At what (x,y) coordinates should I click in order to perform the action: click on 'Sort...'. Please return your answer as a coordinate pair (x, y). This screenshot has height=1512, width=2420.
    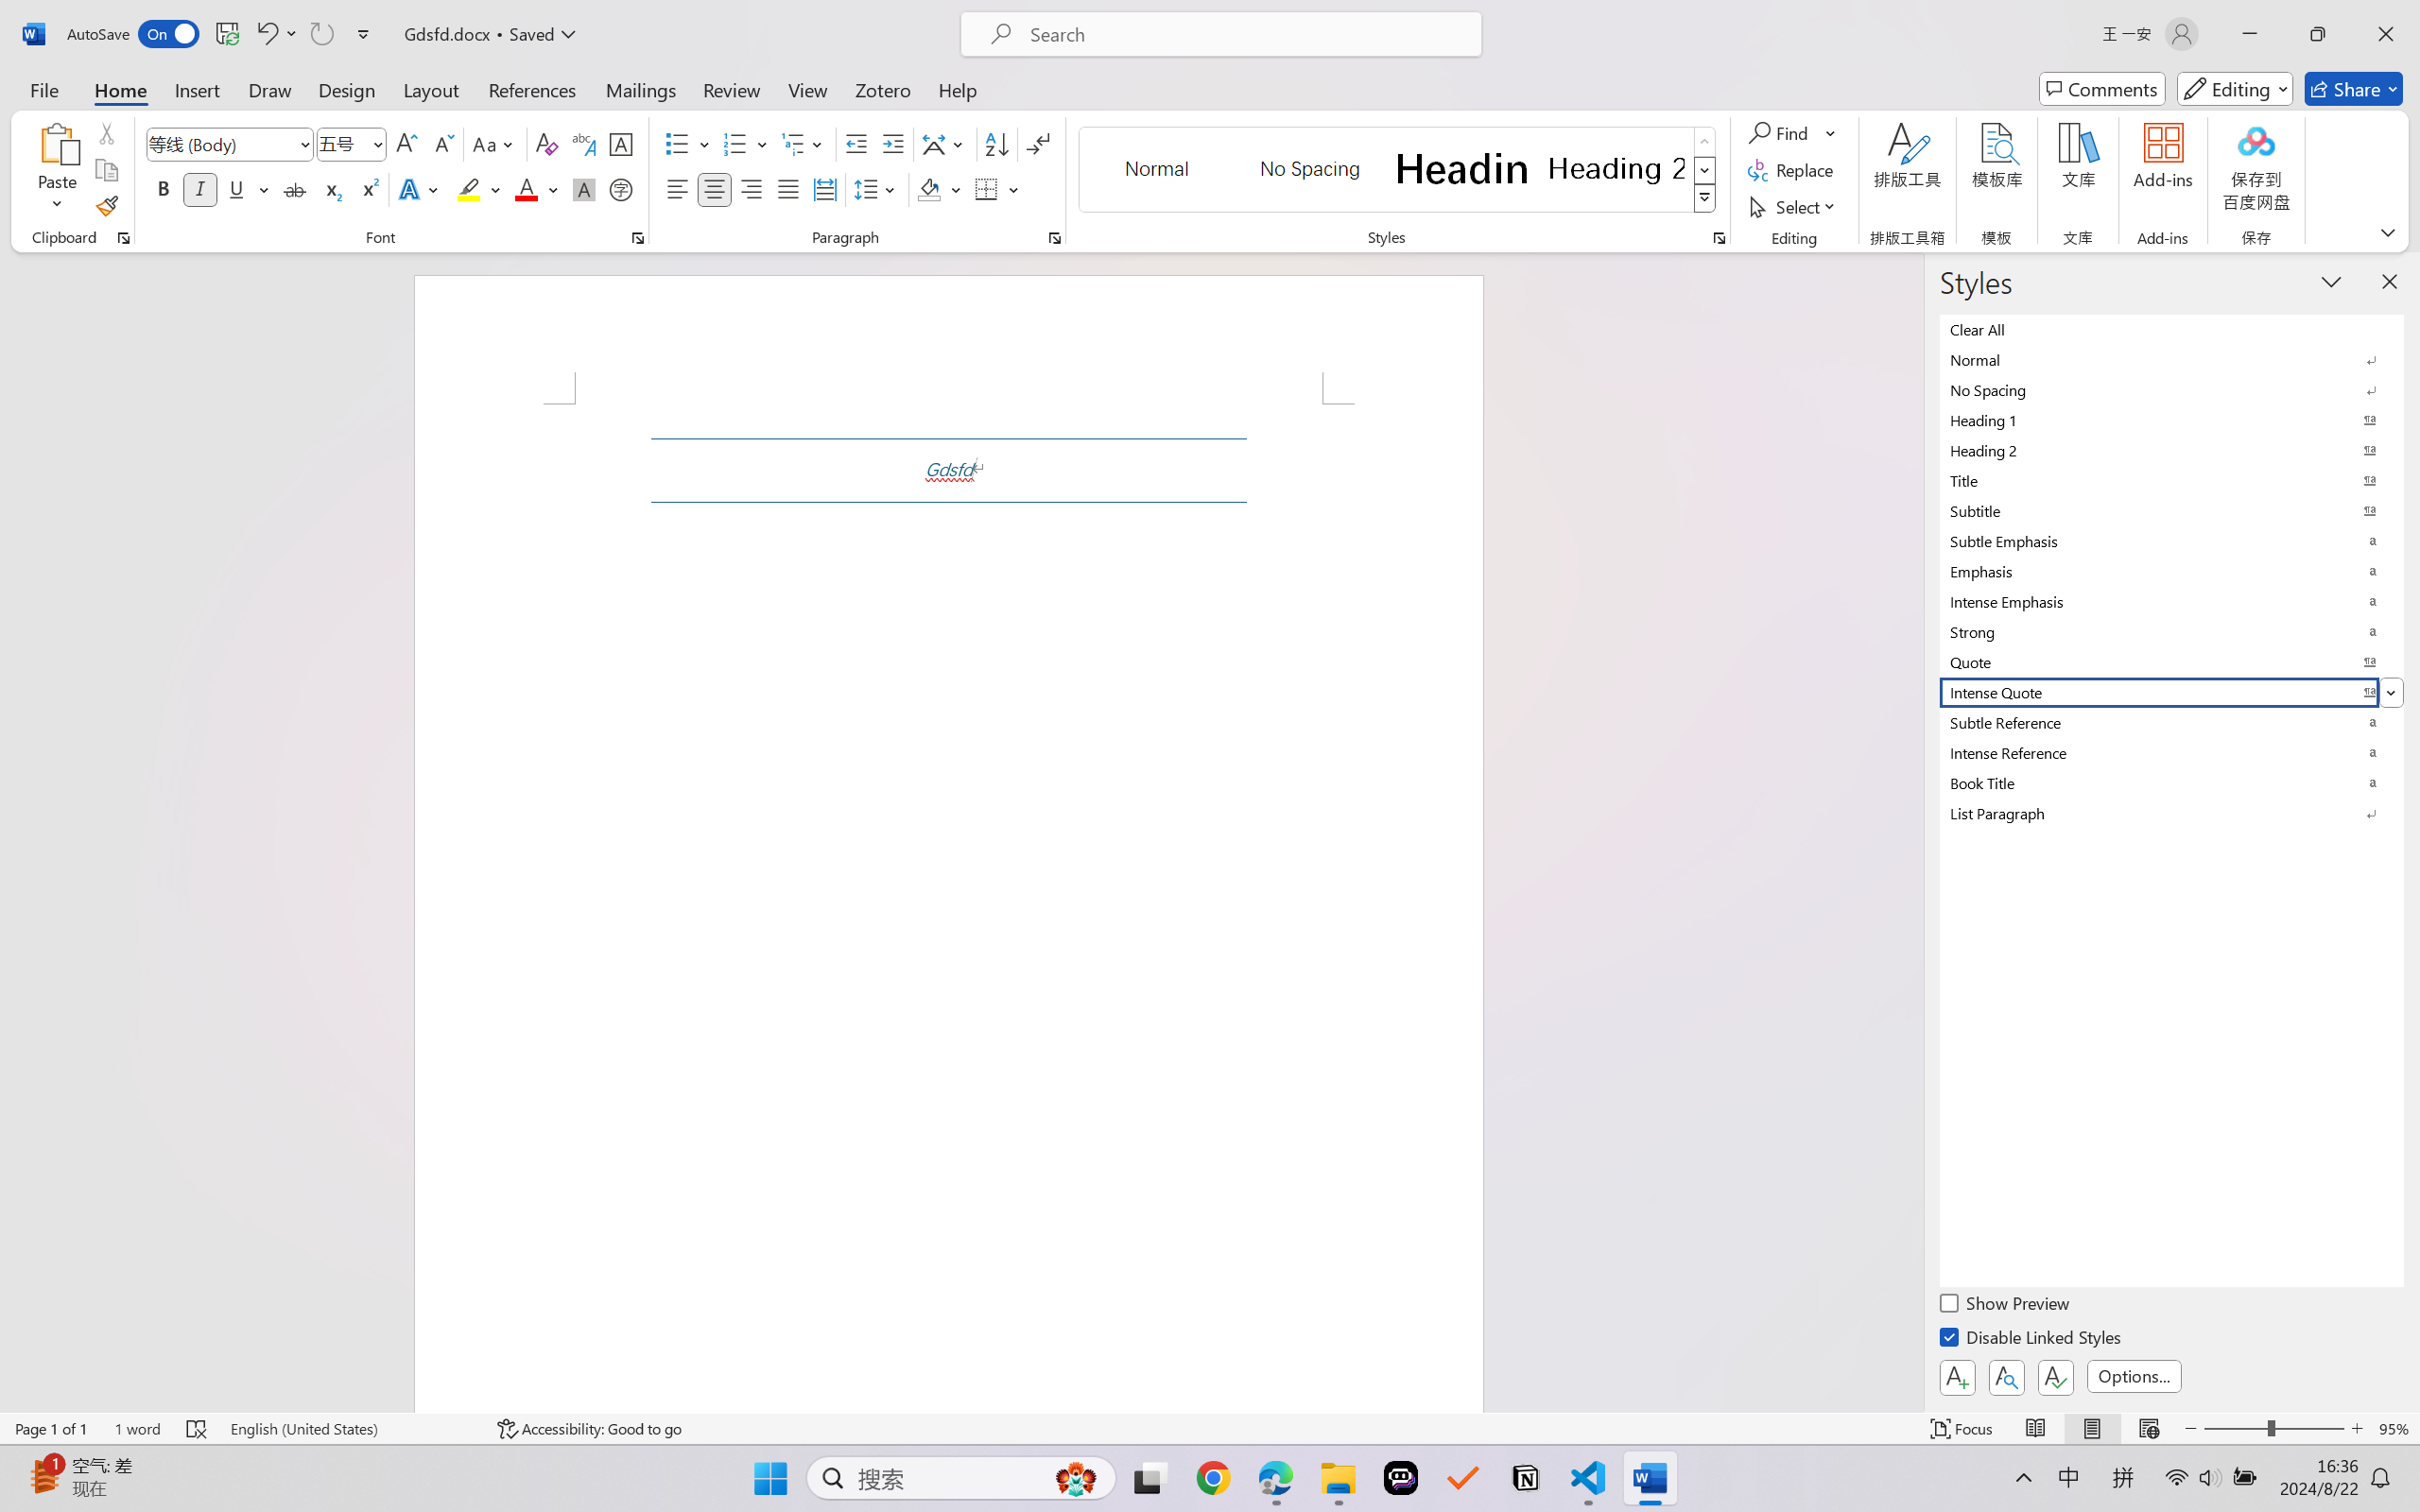
    Looking at the image, I should click on (996, 144).